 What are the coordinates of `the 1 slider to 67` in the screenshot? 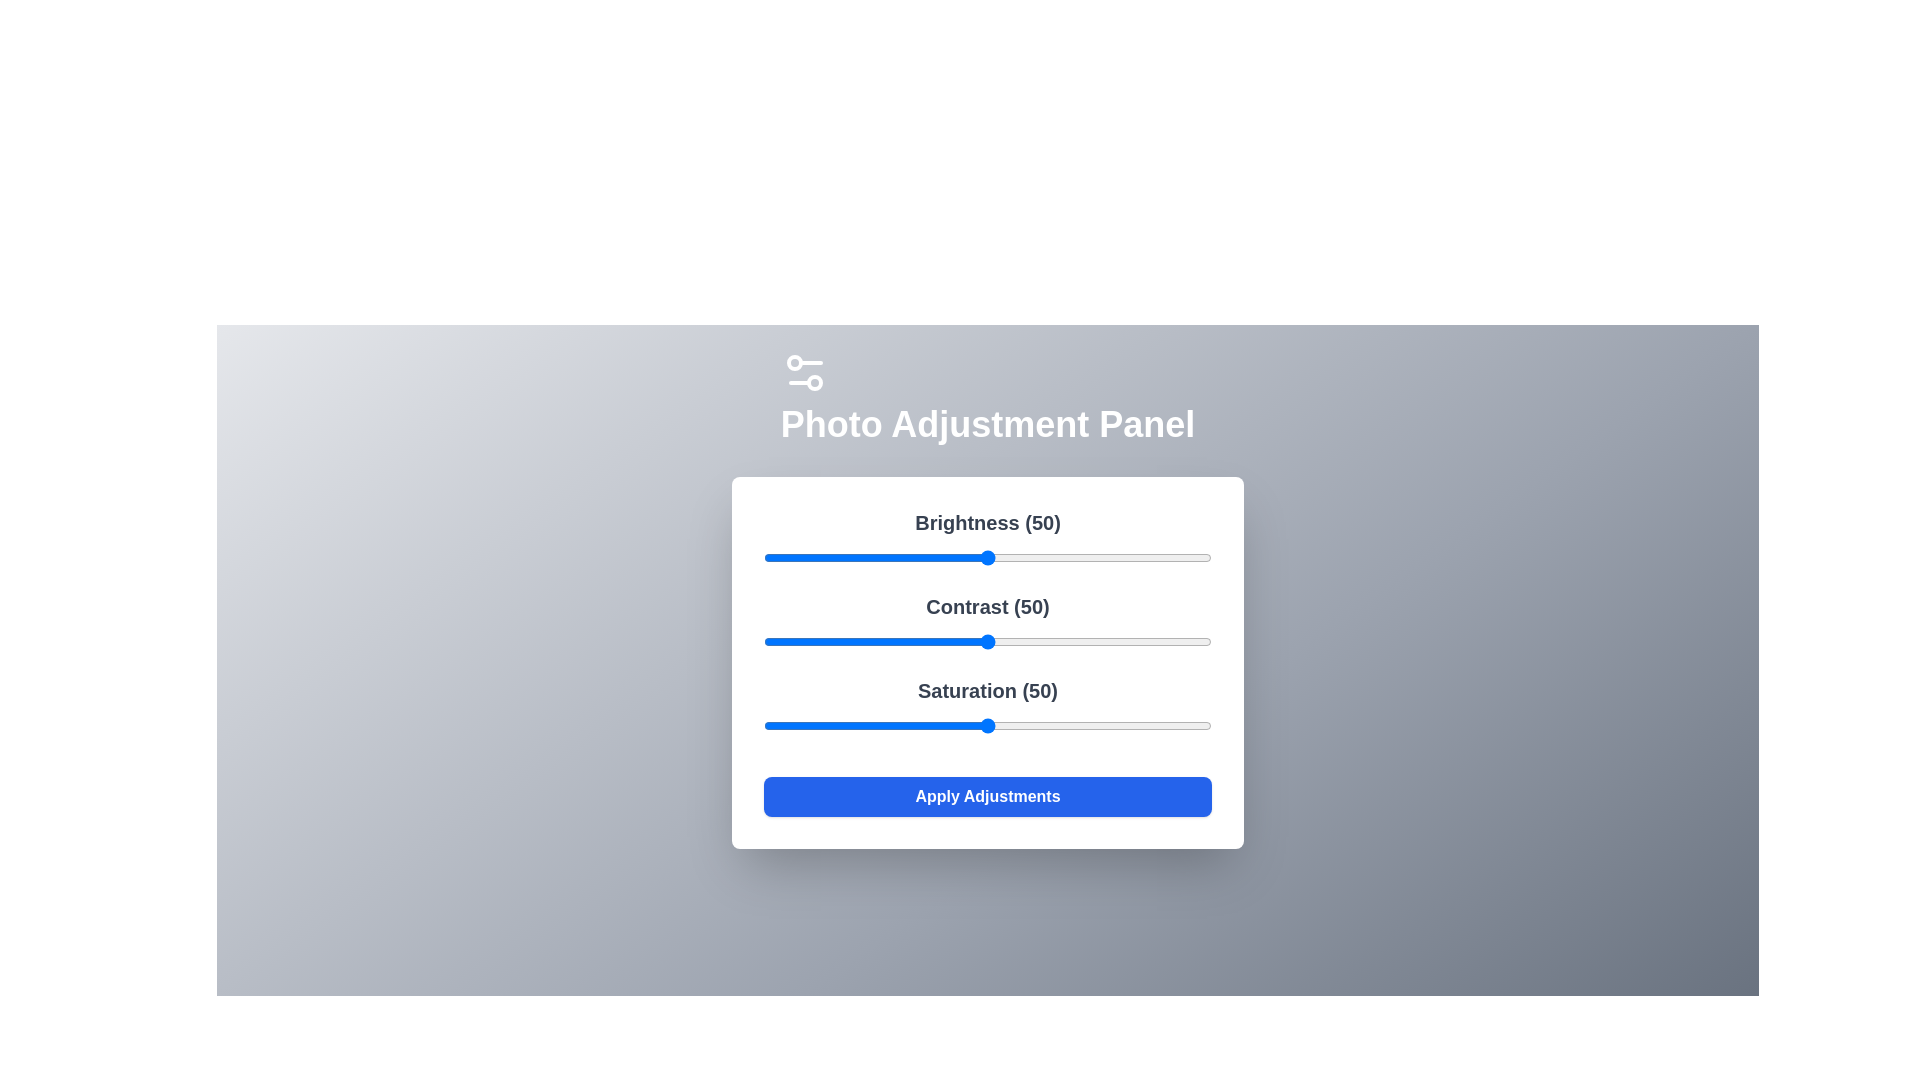 It's located at (1063, 641).